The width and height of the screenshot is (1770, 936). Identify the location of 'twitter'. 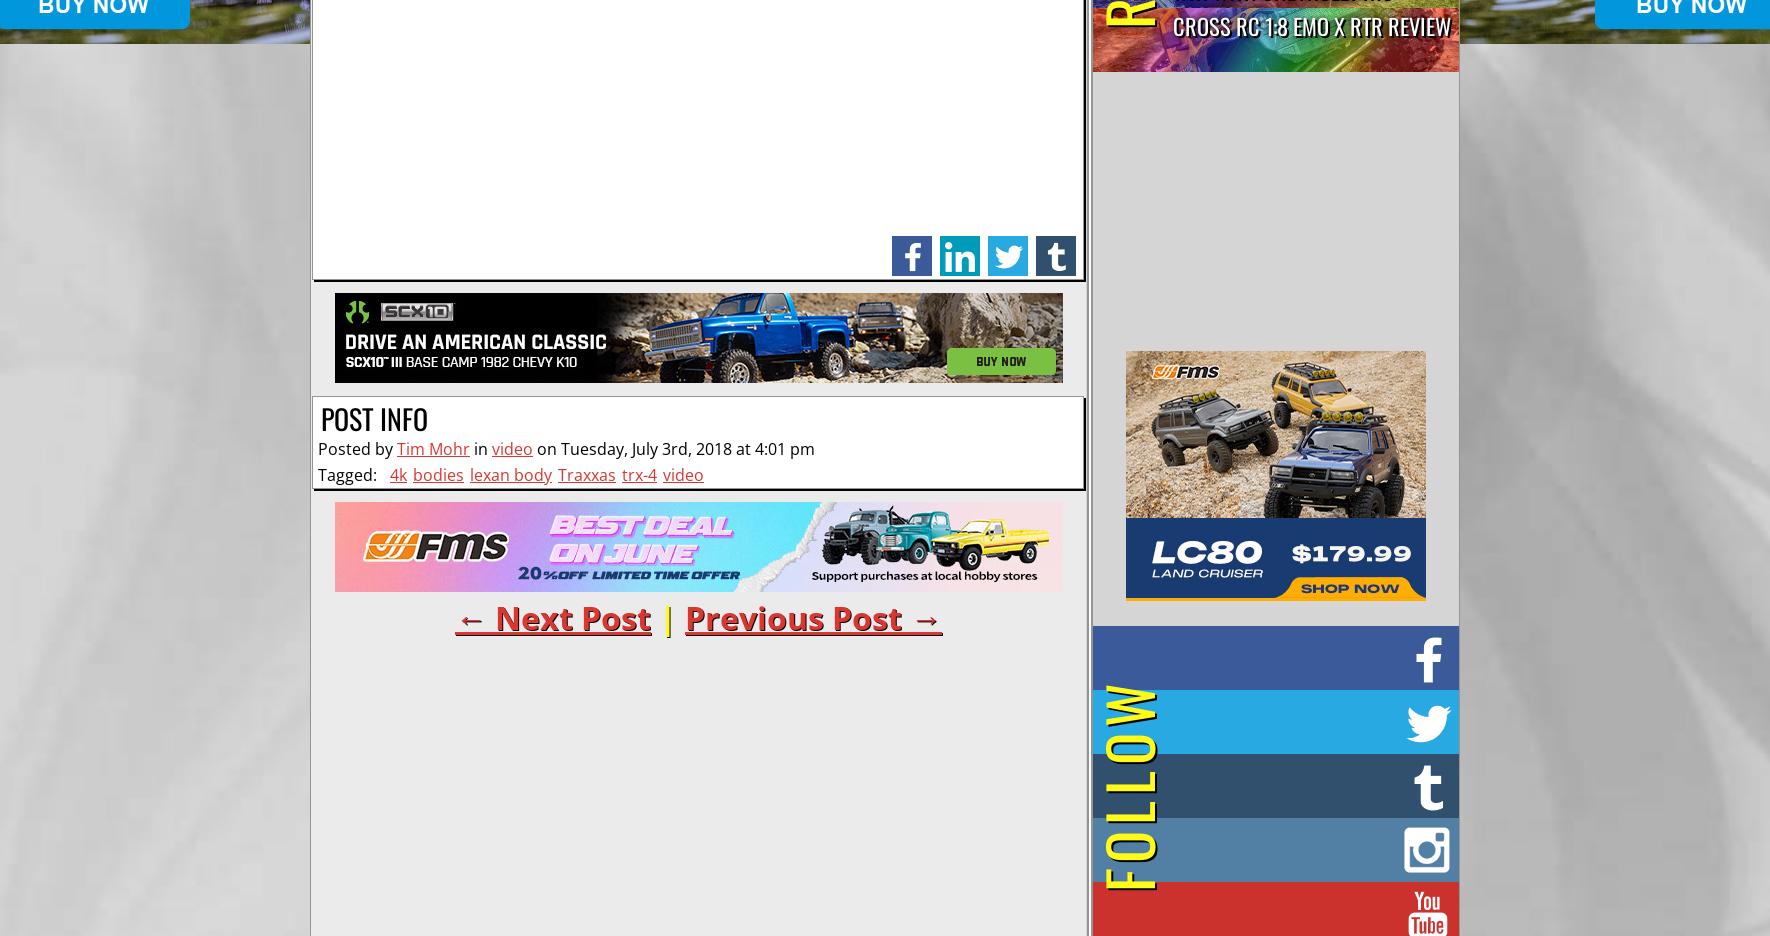
(1011, 243).